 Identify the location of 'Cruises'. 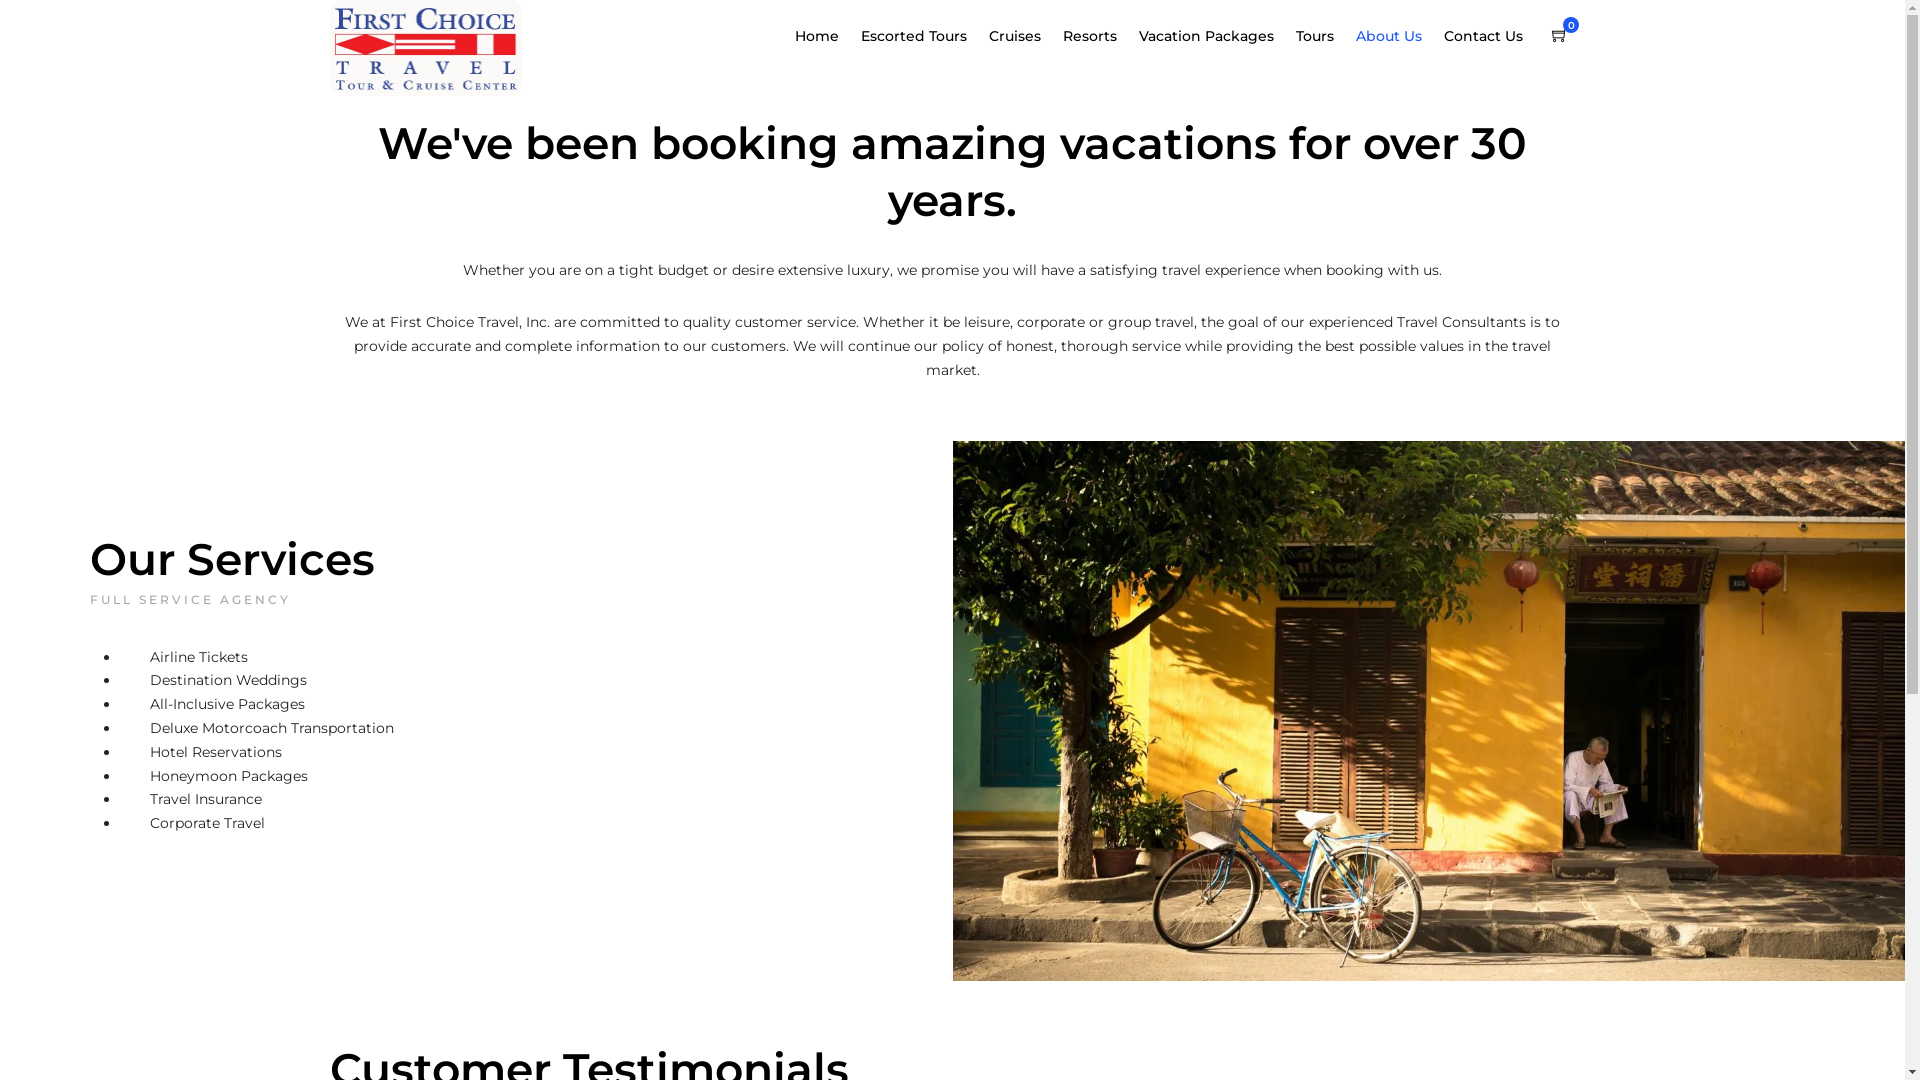
(1023, 37).